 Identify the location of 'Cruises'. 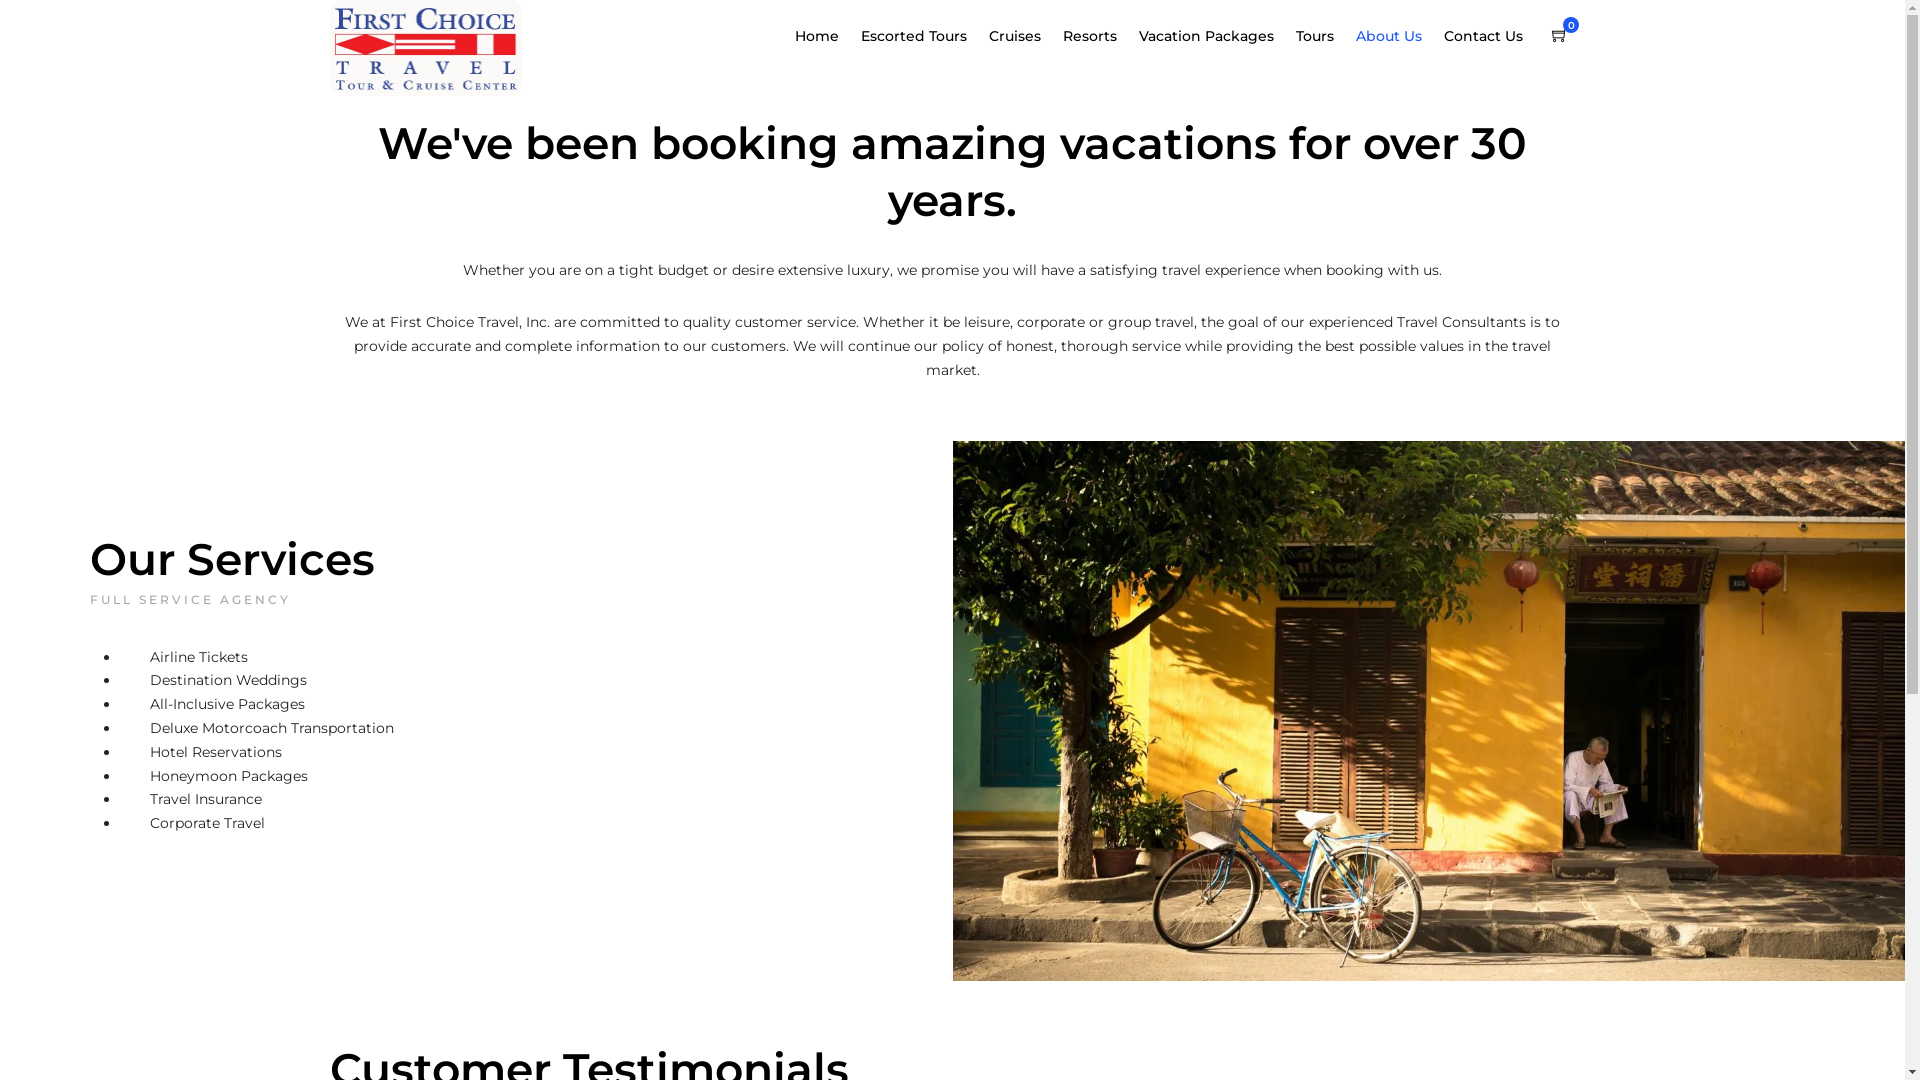
(1023, 37).